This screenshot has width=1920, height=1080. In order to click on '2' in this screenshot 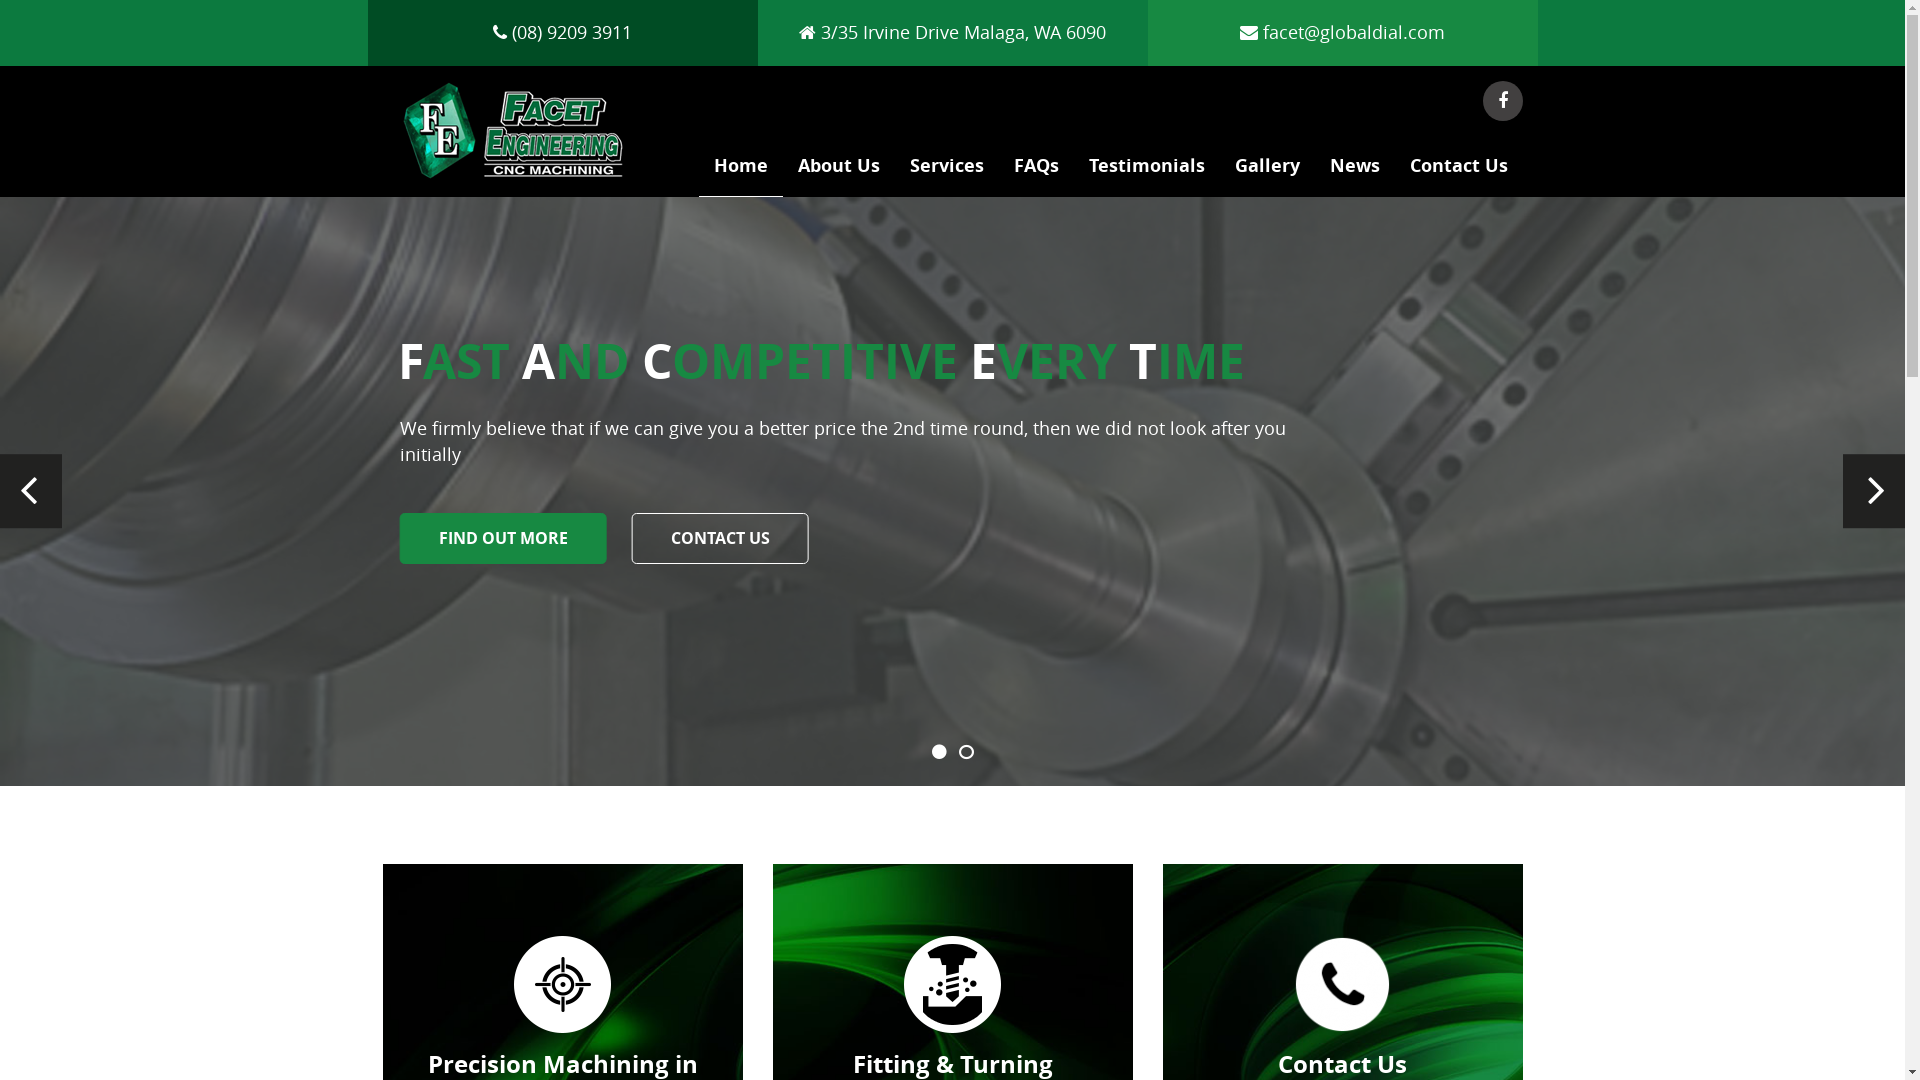, I will do `click(965, 752)`.